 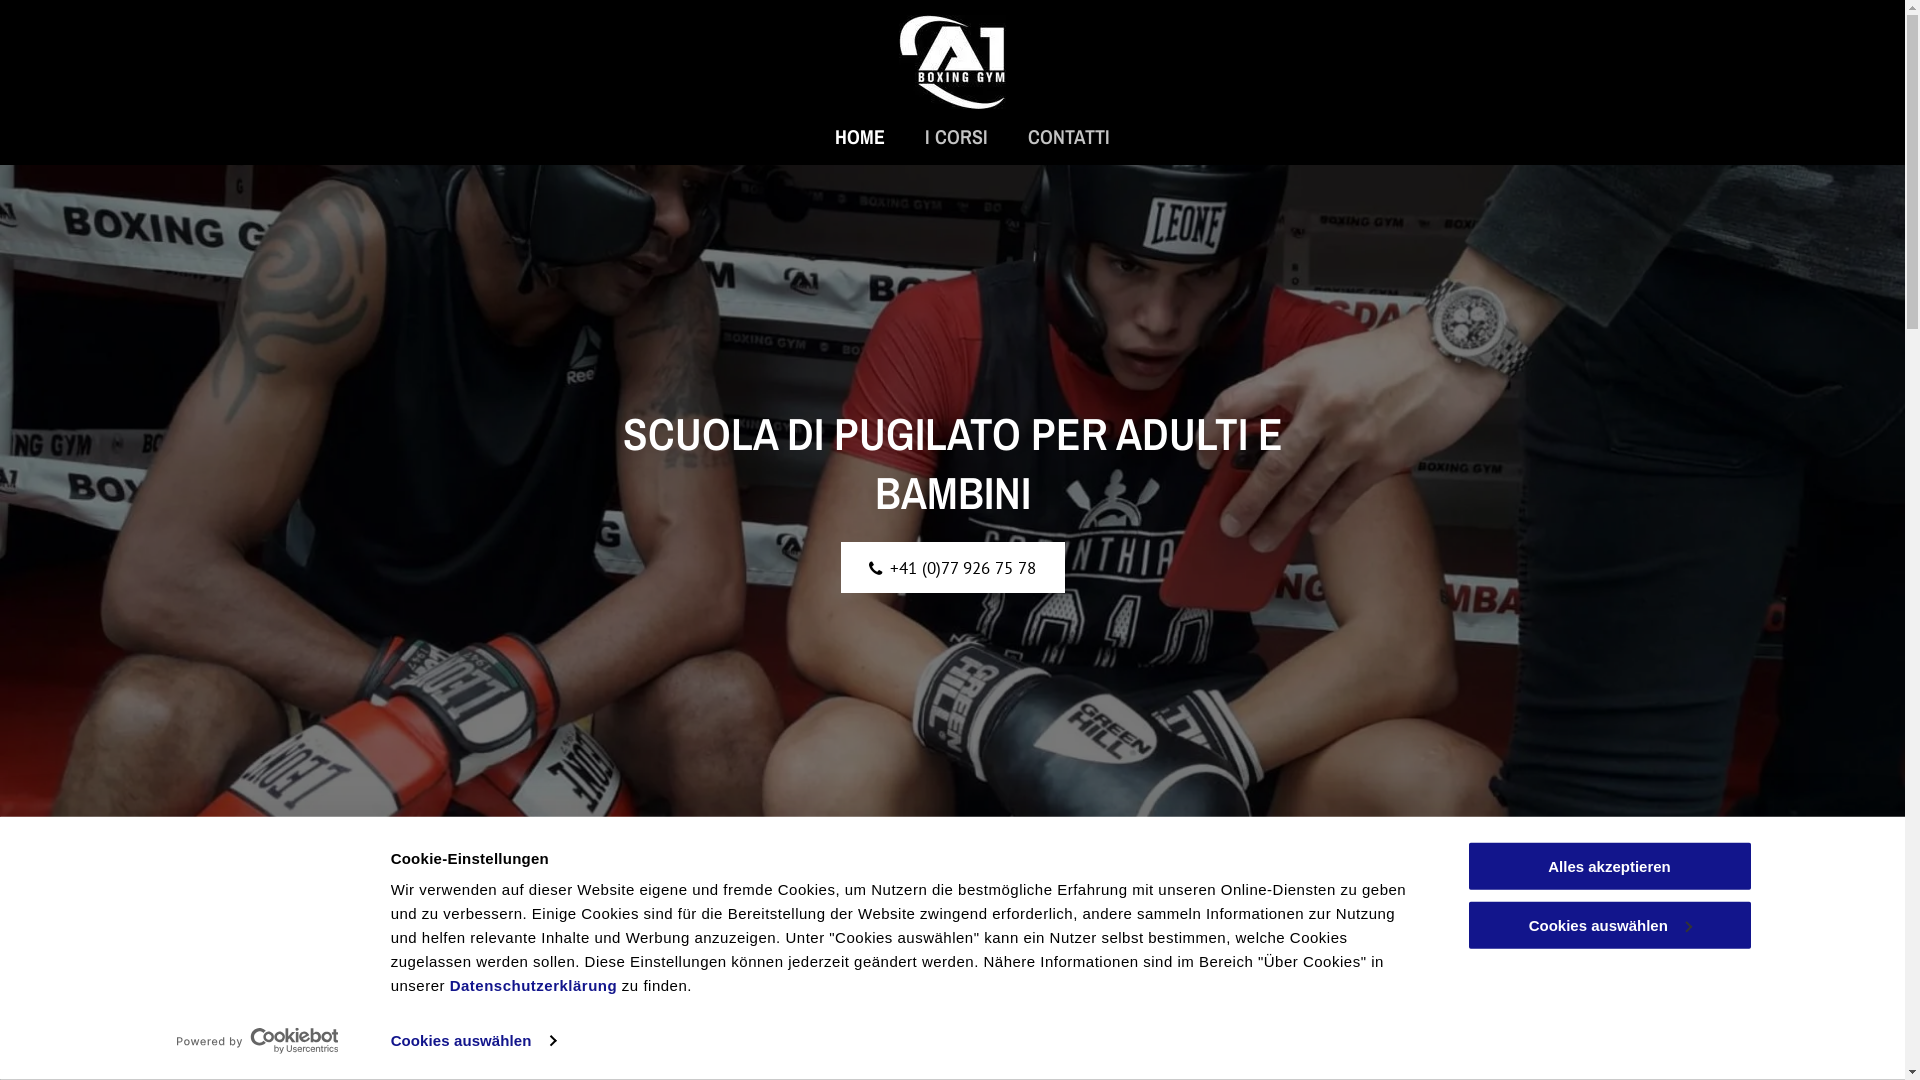 I want to click on 'CONTATTI', so click(x=1068, y=135).